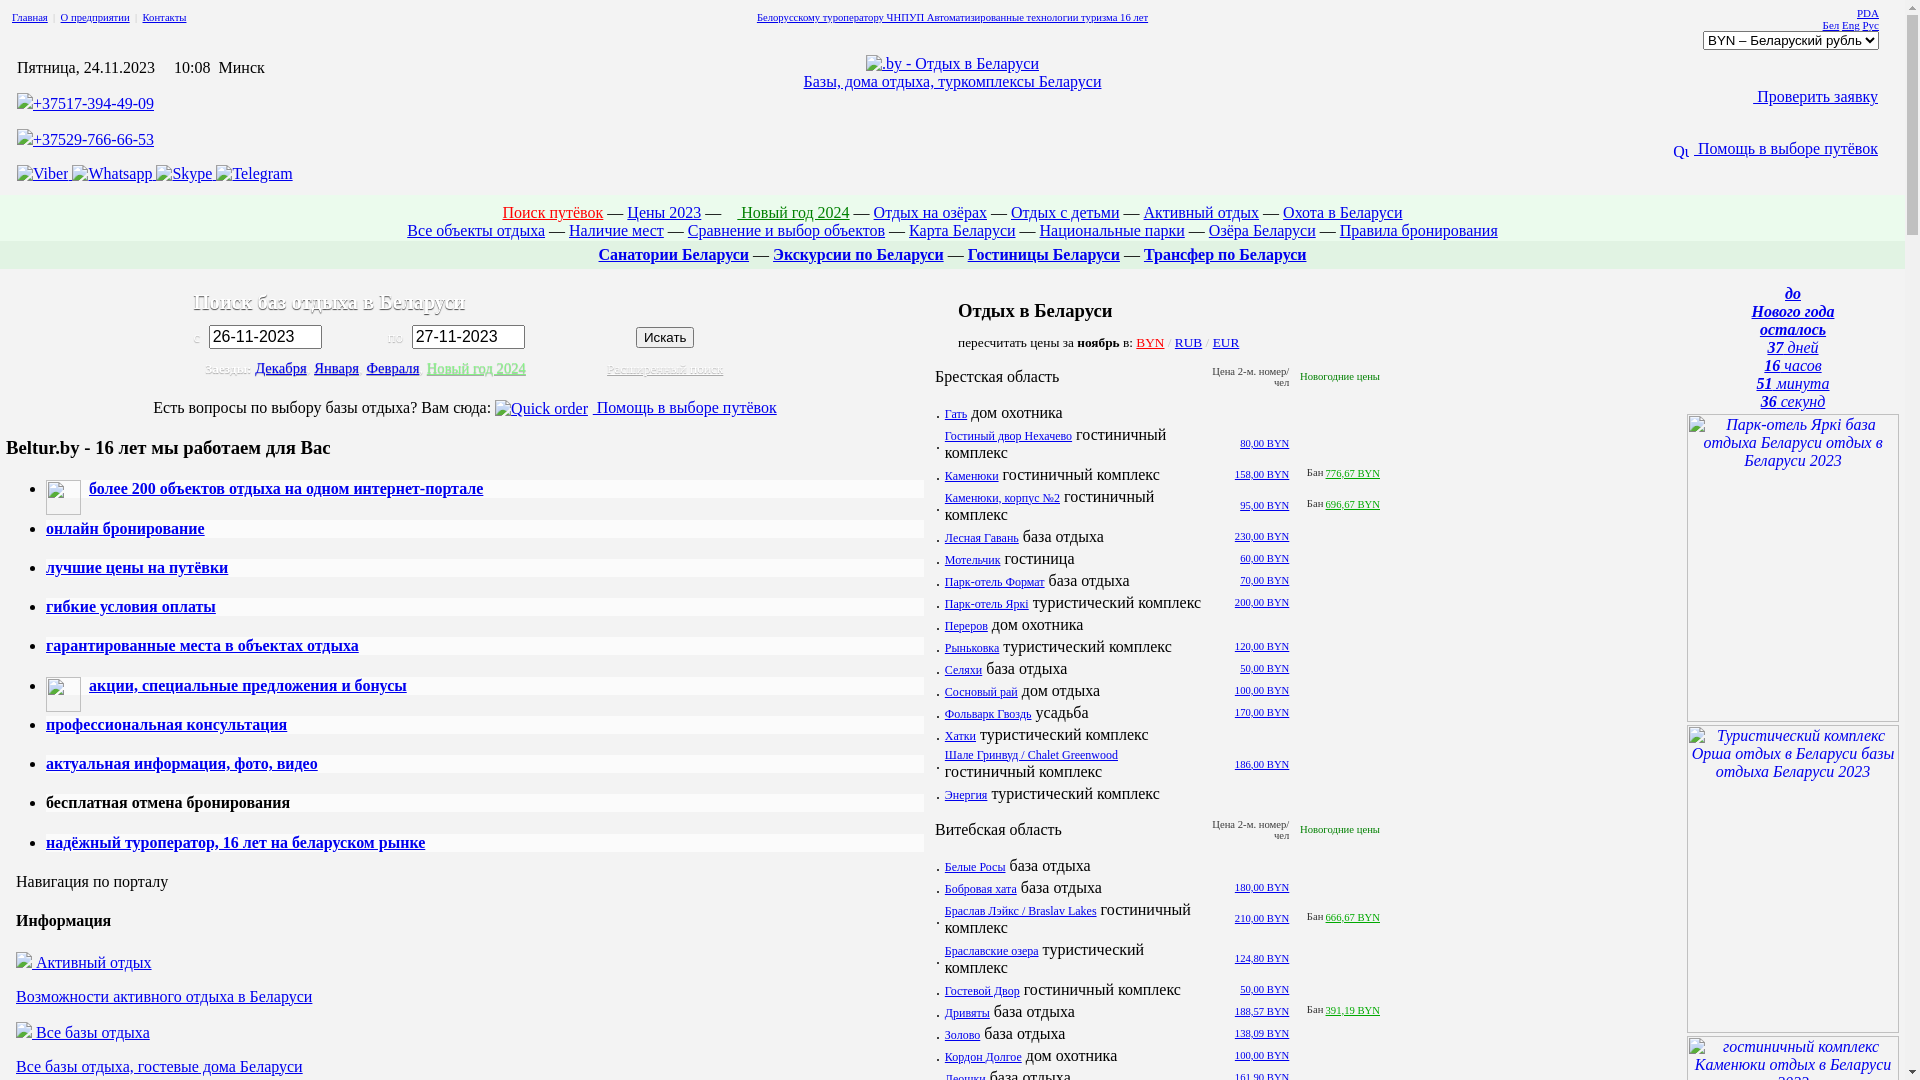 The image size is (1920, 1080). Describe the element at coordinates (1188, 340) in the screenshot. I see `'RUB'` at that location.